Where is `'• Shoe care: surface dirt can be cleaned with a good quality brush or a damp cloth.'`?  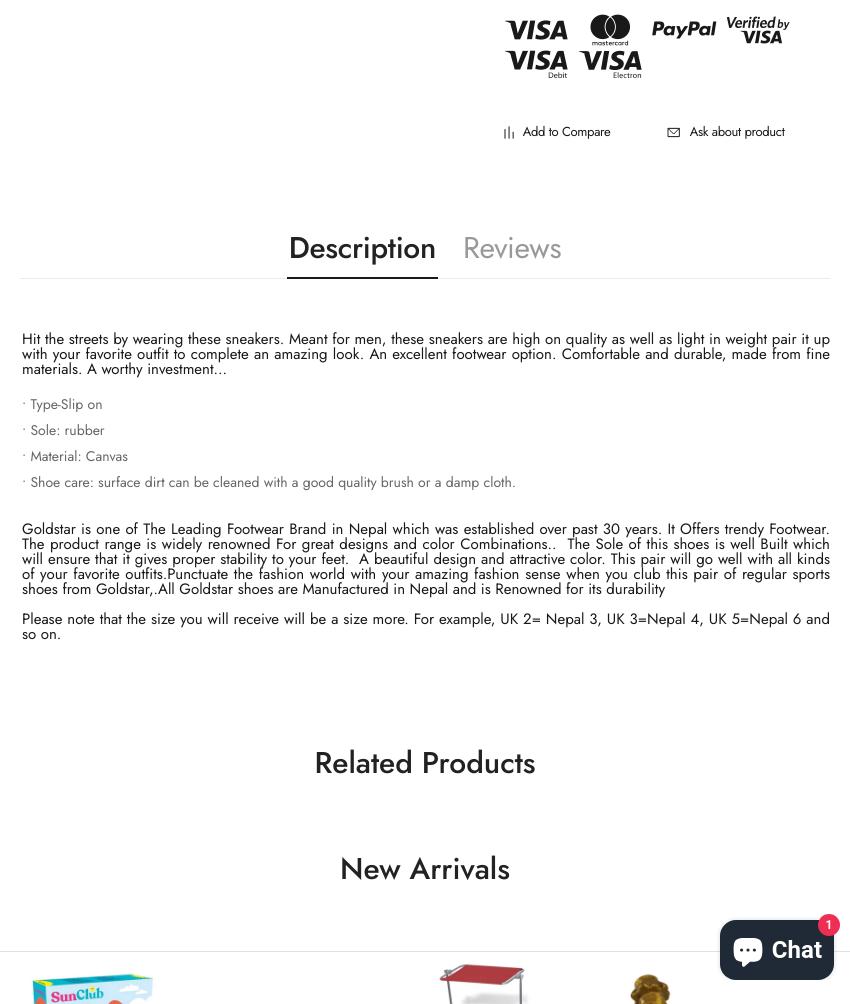
'• Shoe care: surface dirt can be cleaned with a good quality brush or a damp cloth.' is located at coordinates (267, 482).